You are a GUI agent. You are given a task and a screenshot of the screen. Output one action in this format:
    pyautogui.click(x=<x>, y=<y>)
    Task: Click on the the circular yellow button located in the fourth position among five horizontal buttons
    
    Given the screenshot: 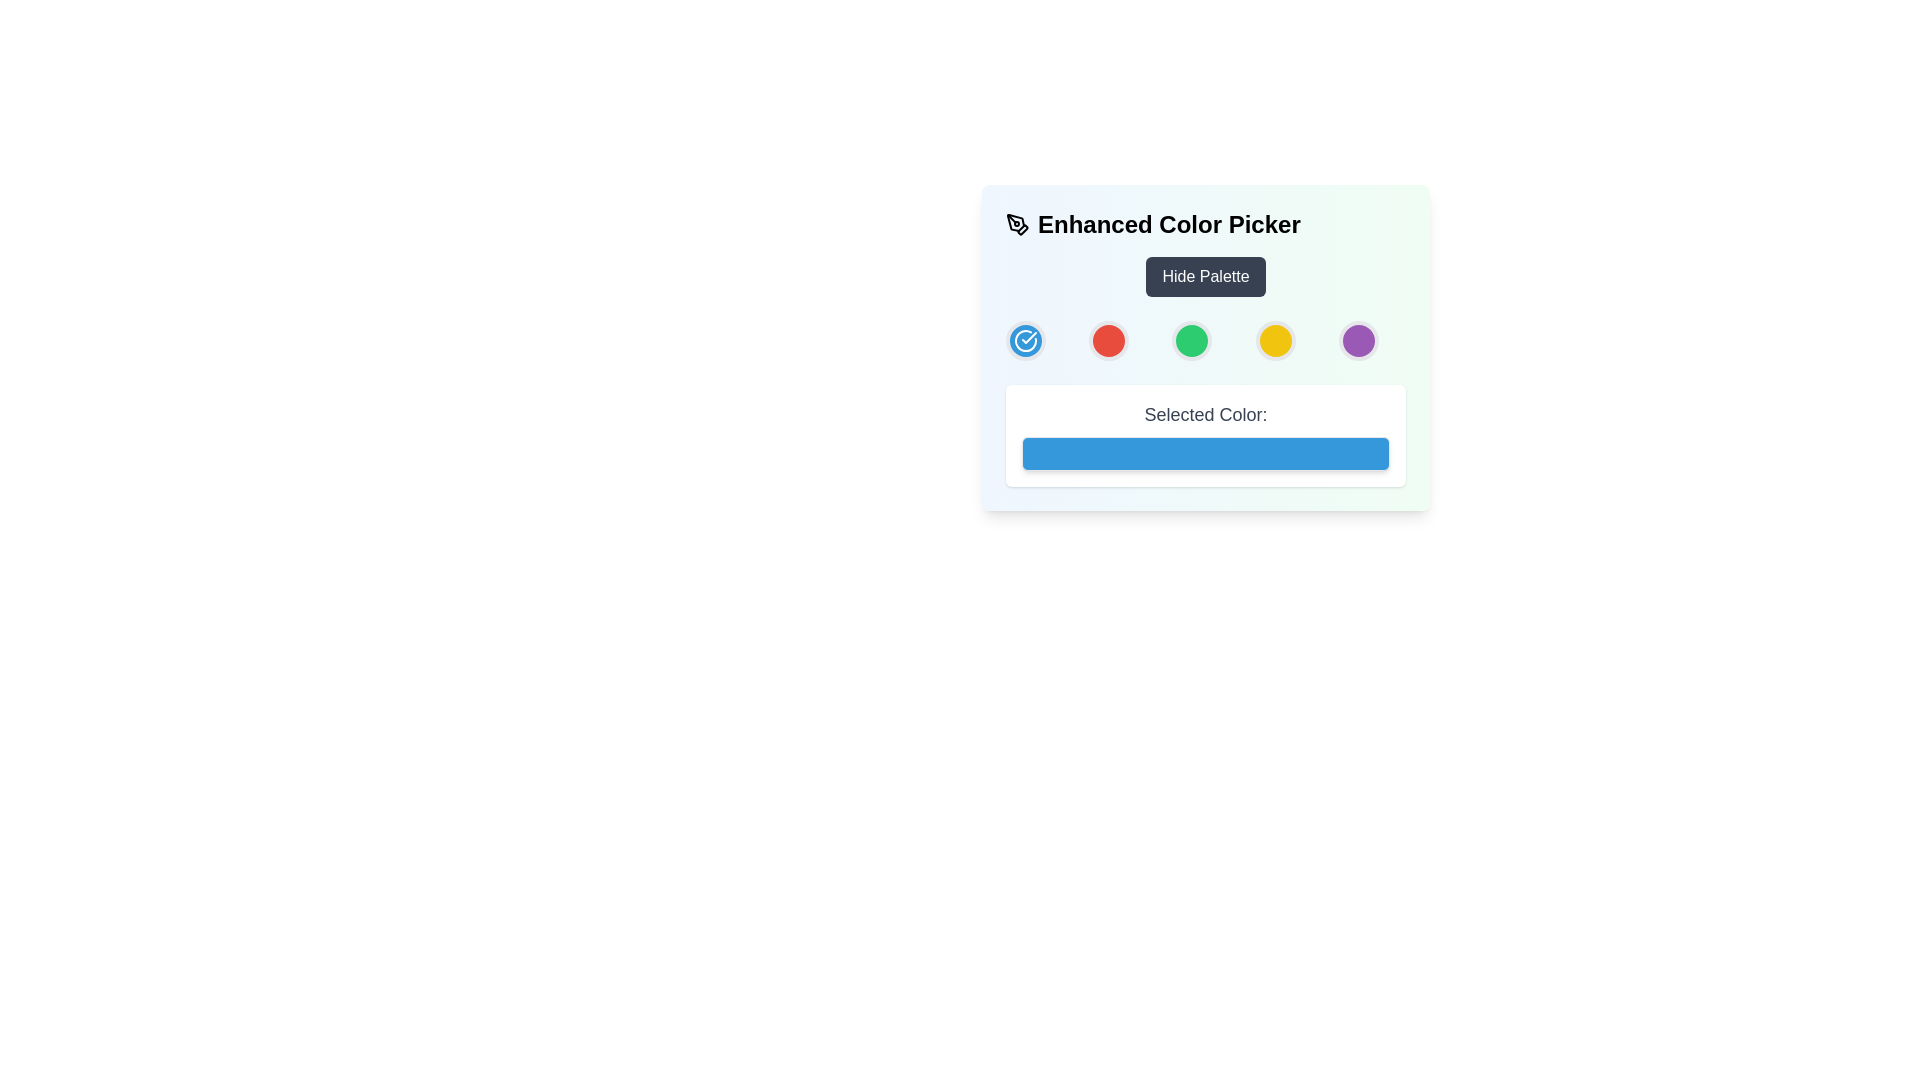 What is the action you would take?
    pyautogui.click(x=1274, y=339)
    